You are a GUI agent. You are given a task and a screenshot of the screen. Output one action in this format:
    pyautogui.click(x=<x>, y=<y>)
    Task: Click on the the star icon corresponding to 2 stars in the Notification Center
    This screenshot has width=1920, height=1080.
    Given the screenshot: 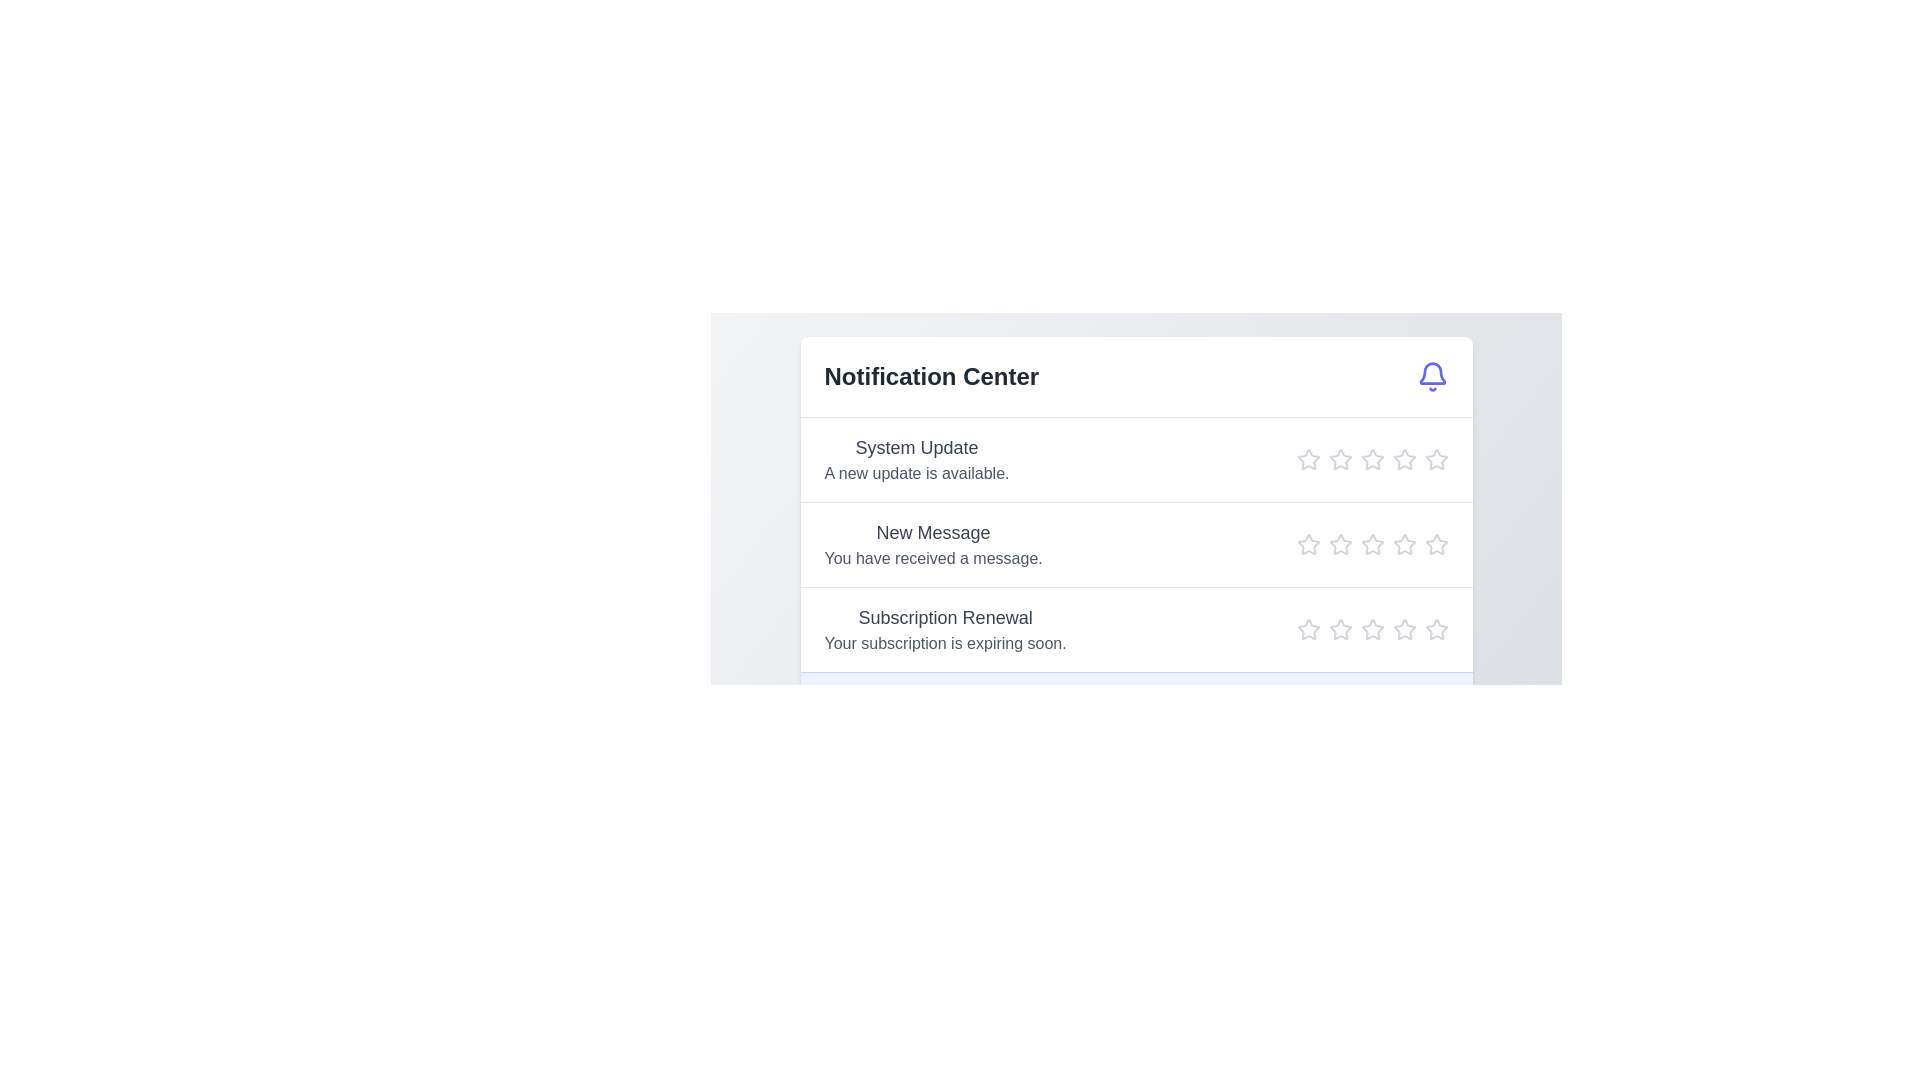 What is the action you would take?
    pyautogui.click(x=1340, y=459)
    